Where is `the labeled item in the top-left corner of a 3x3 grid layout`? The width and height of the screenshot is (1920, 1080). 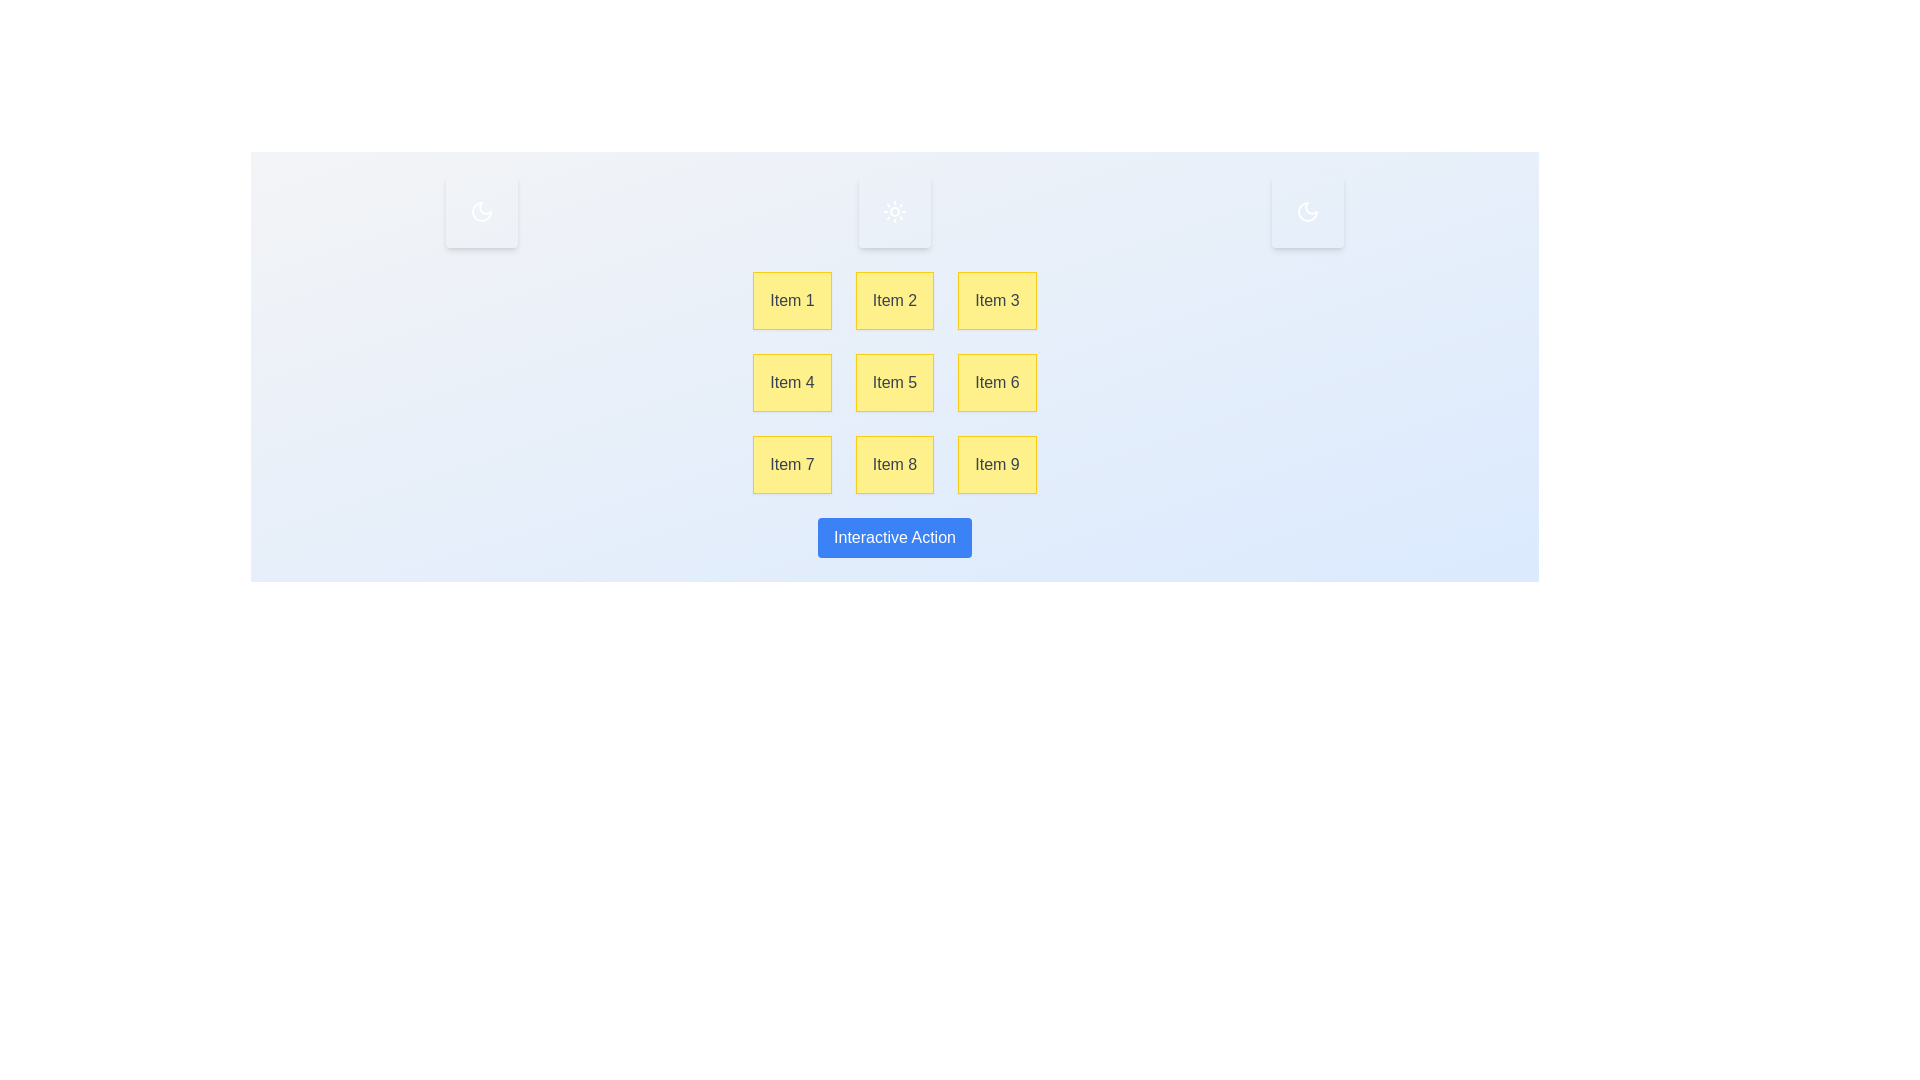 the labeled item in the top-left corner of a 3x3 grid layout is located at coordinates (791, 300).